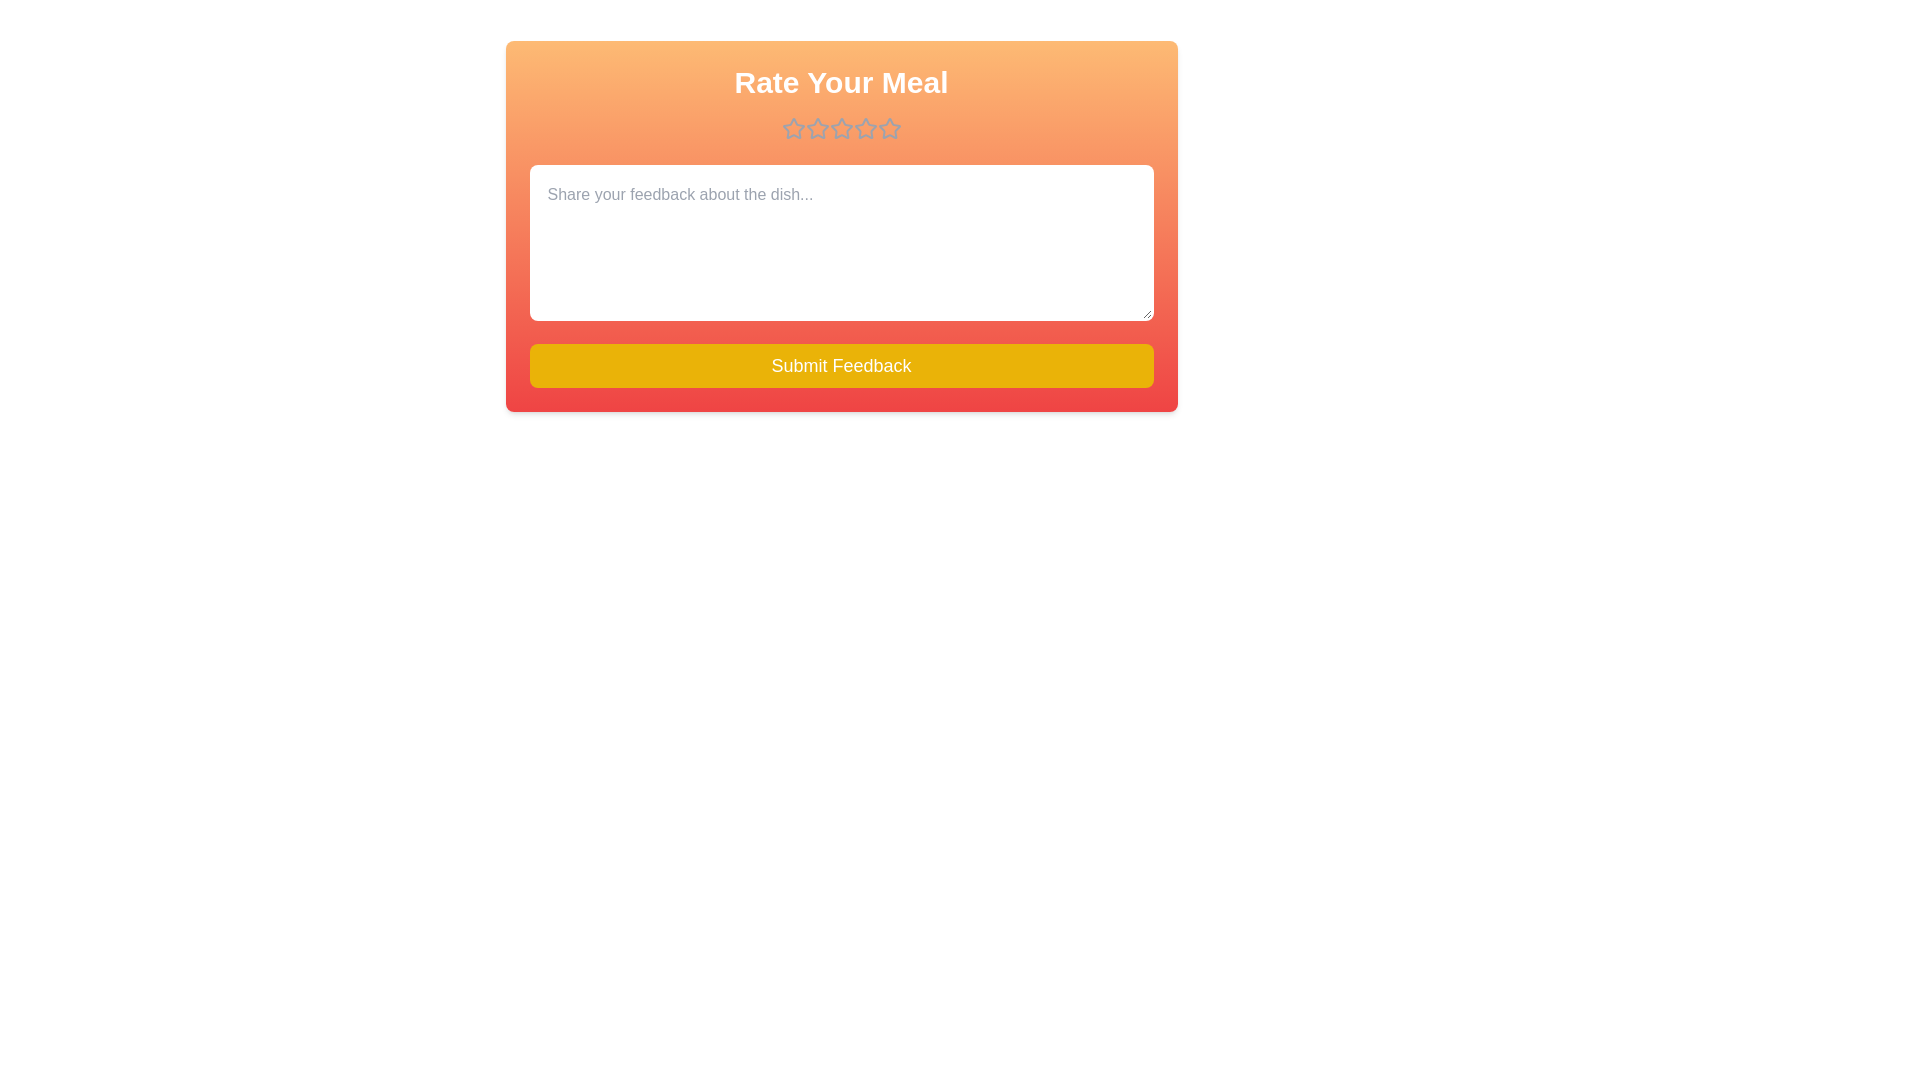  Describe the element at coordinates (865, 128) in the screenshot. I see `the star corresponding to 4 to preview the rating` at that location.